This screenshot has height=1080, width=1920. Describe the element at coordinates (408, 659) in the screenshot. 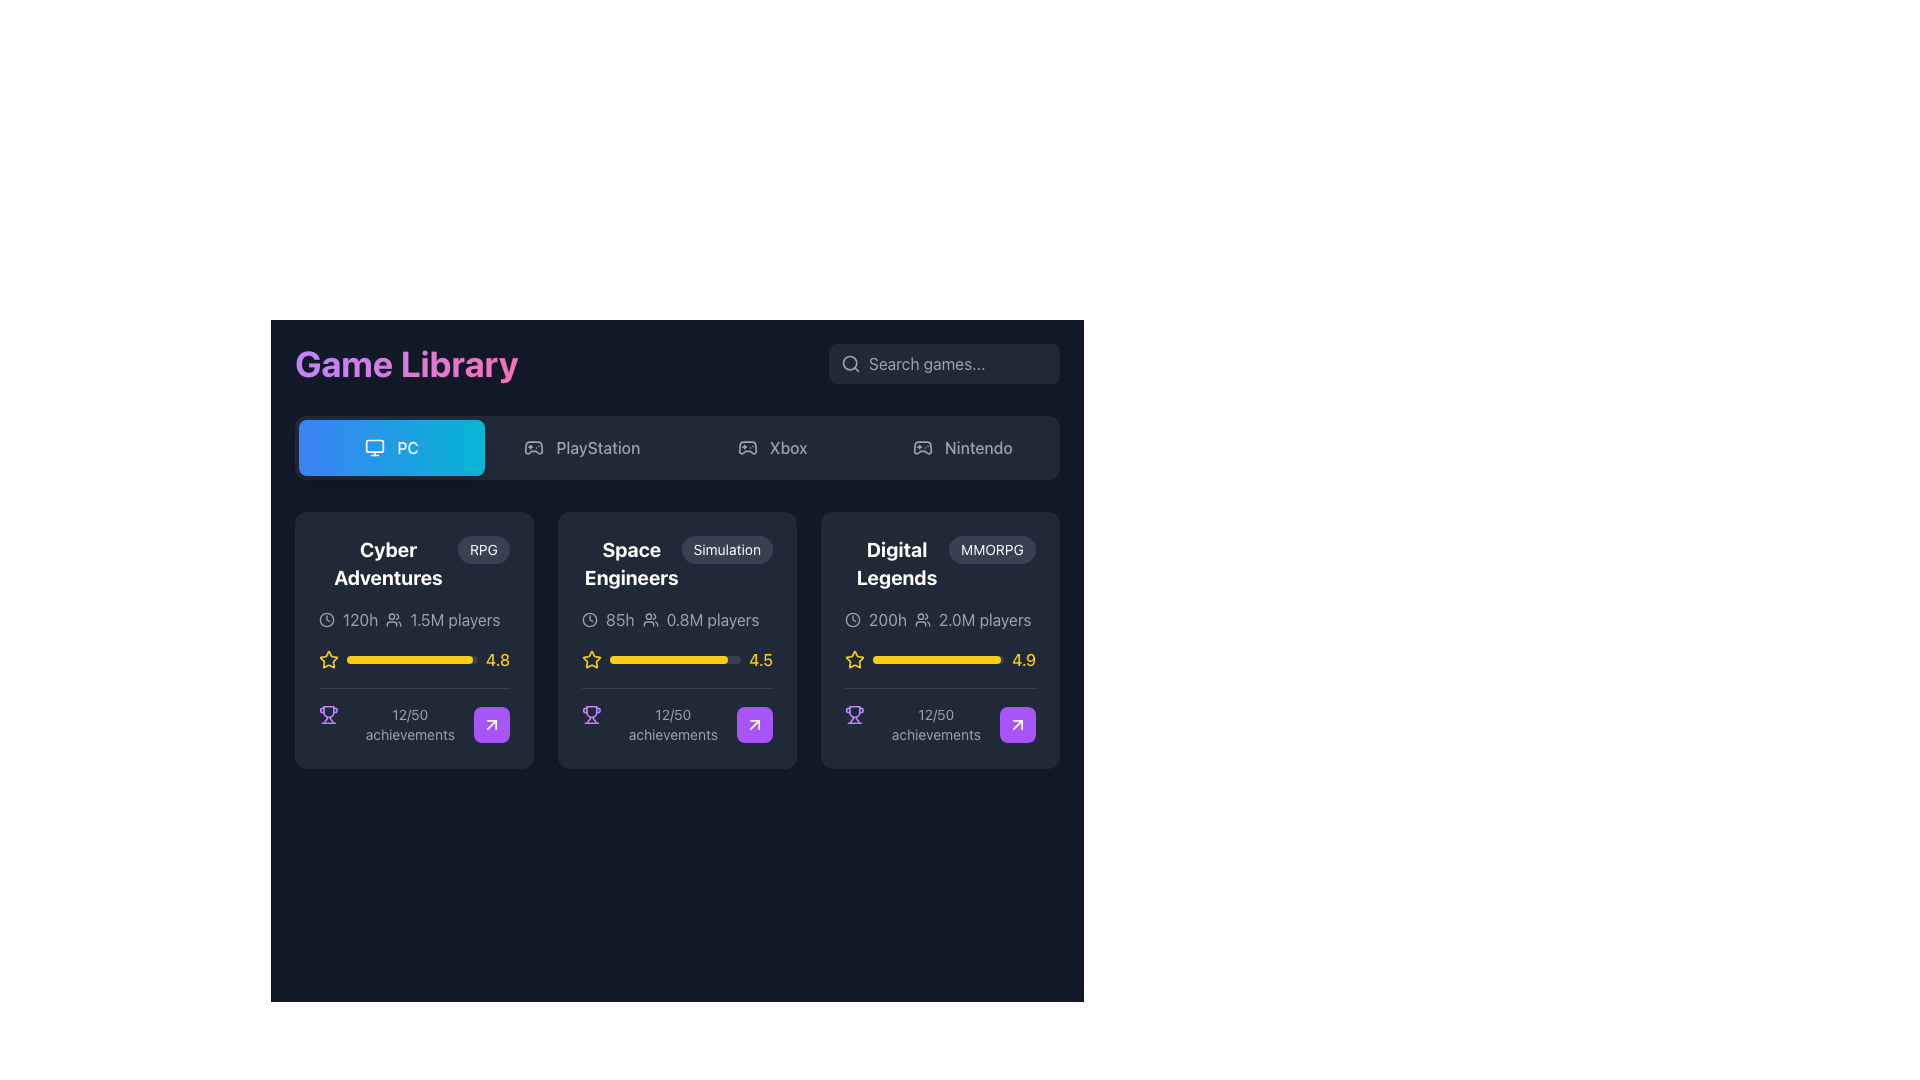

I see `the progress bar styled with a rounded yellow fill, indicating a 96% completion level, located within the 'Cyber Adventures' card, below the yellow star icon and above the '12/50 achievements' label` at that location.